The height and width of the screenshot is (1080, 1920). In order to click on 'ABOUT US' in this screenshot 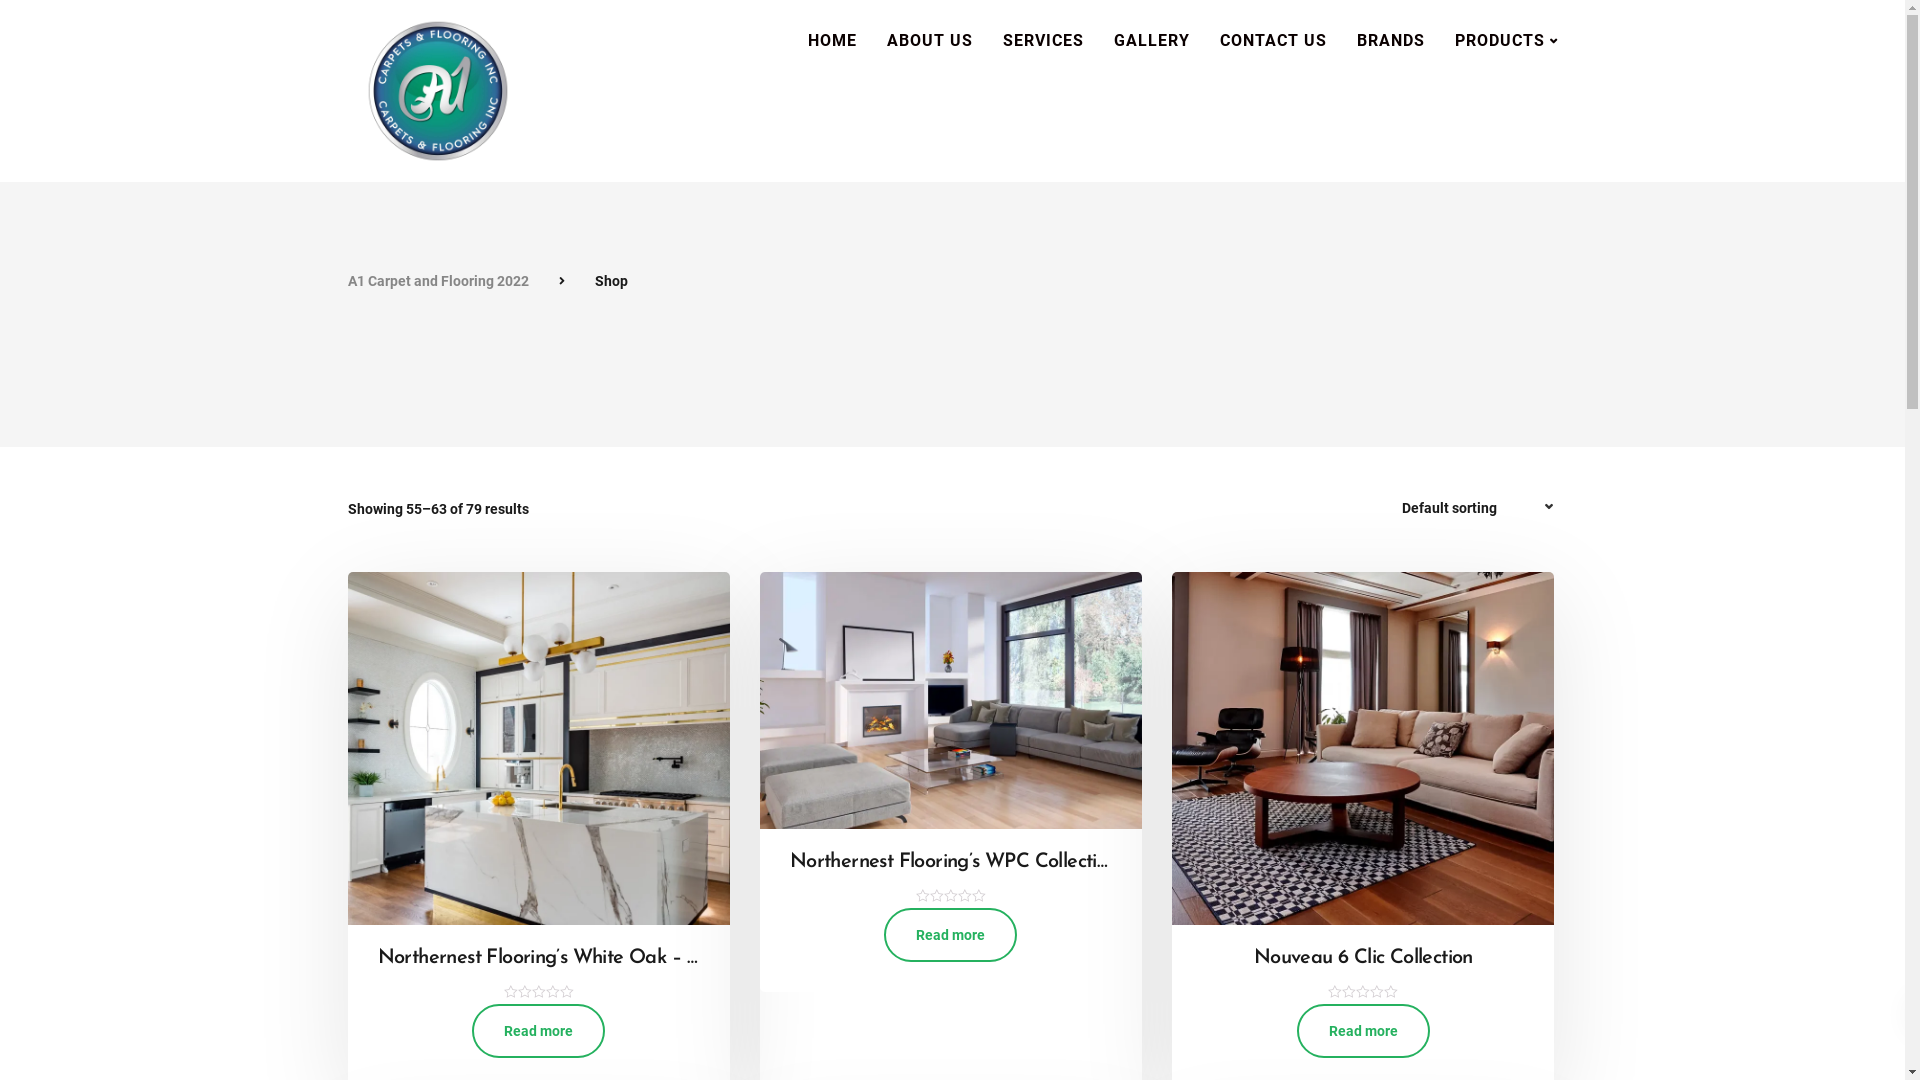, I will do `click(929, 41)`.